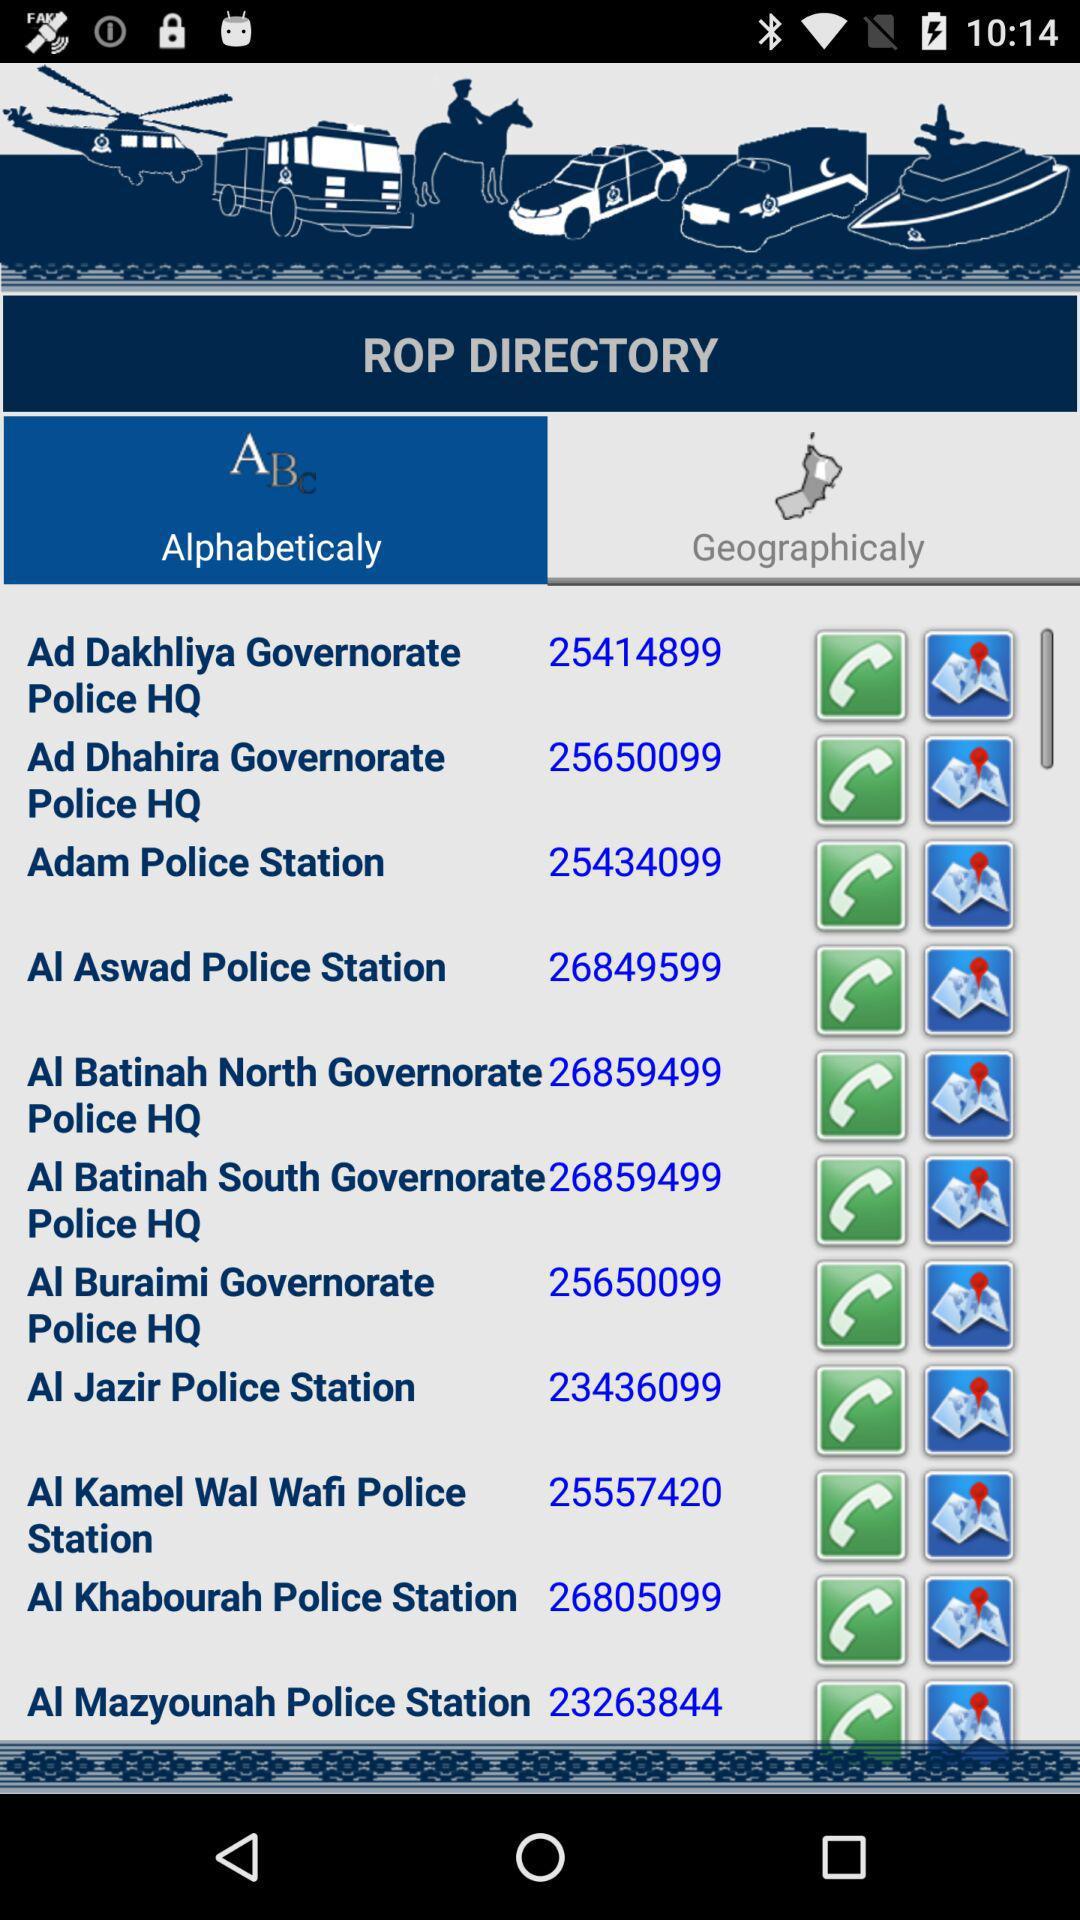 This screenshot has width=1080, height=1920. What do you see at coordinates (859, 1516) in the screenshot?
I see `start a call with selected contact` at bounding box center [859, 1516].